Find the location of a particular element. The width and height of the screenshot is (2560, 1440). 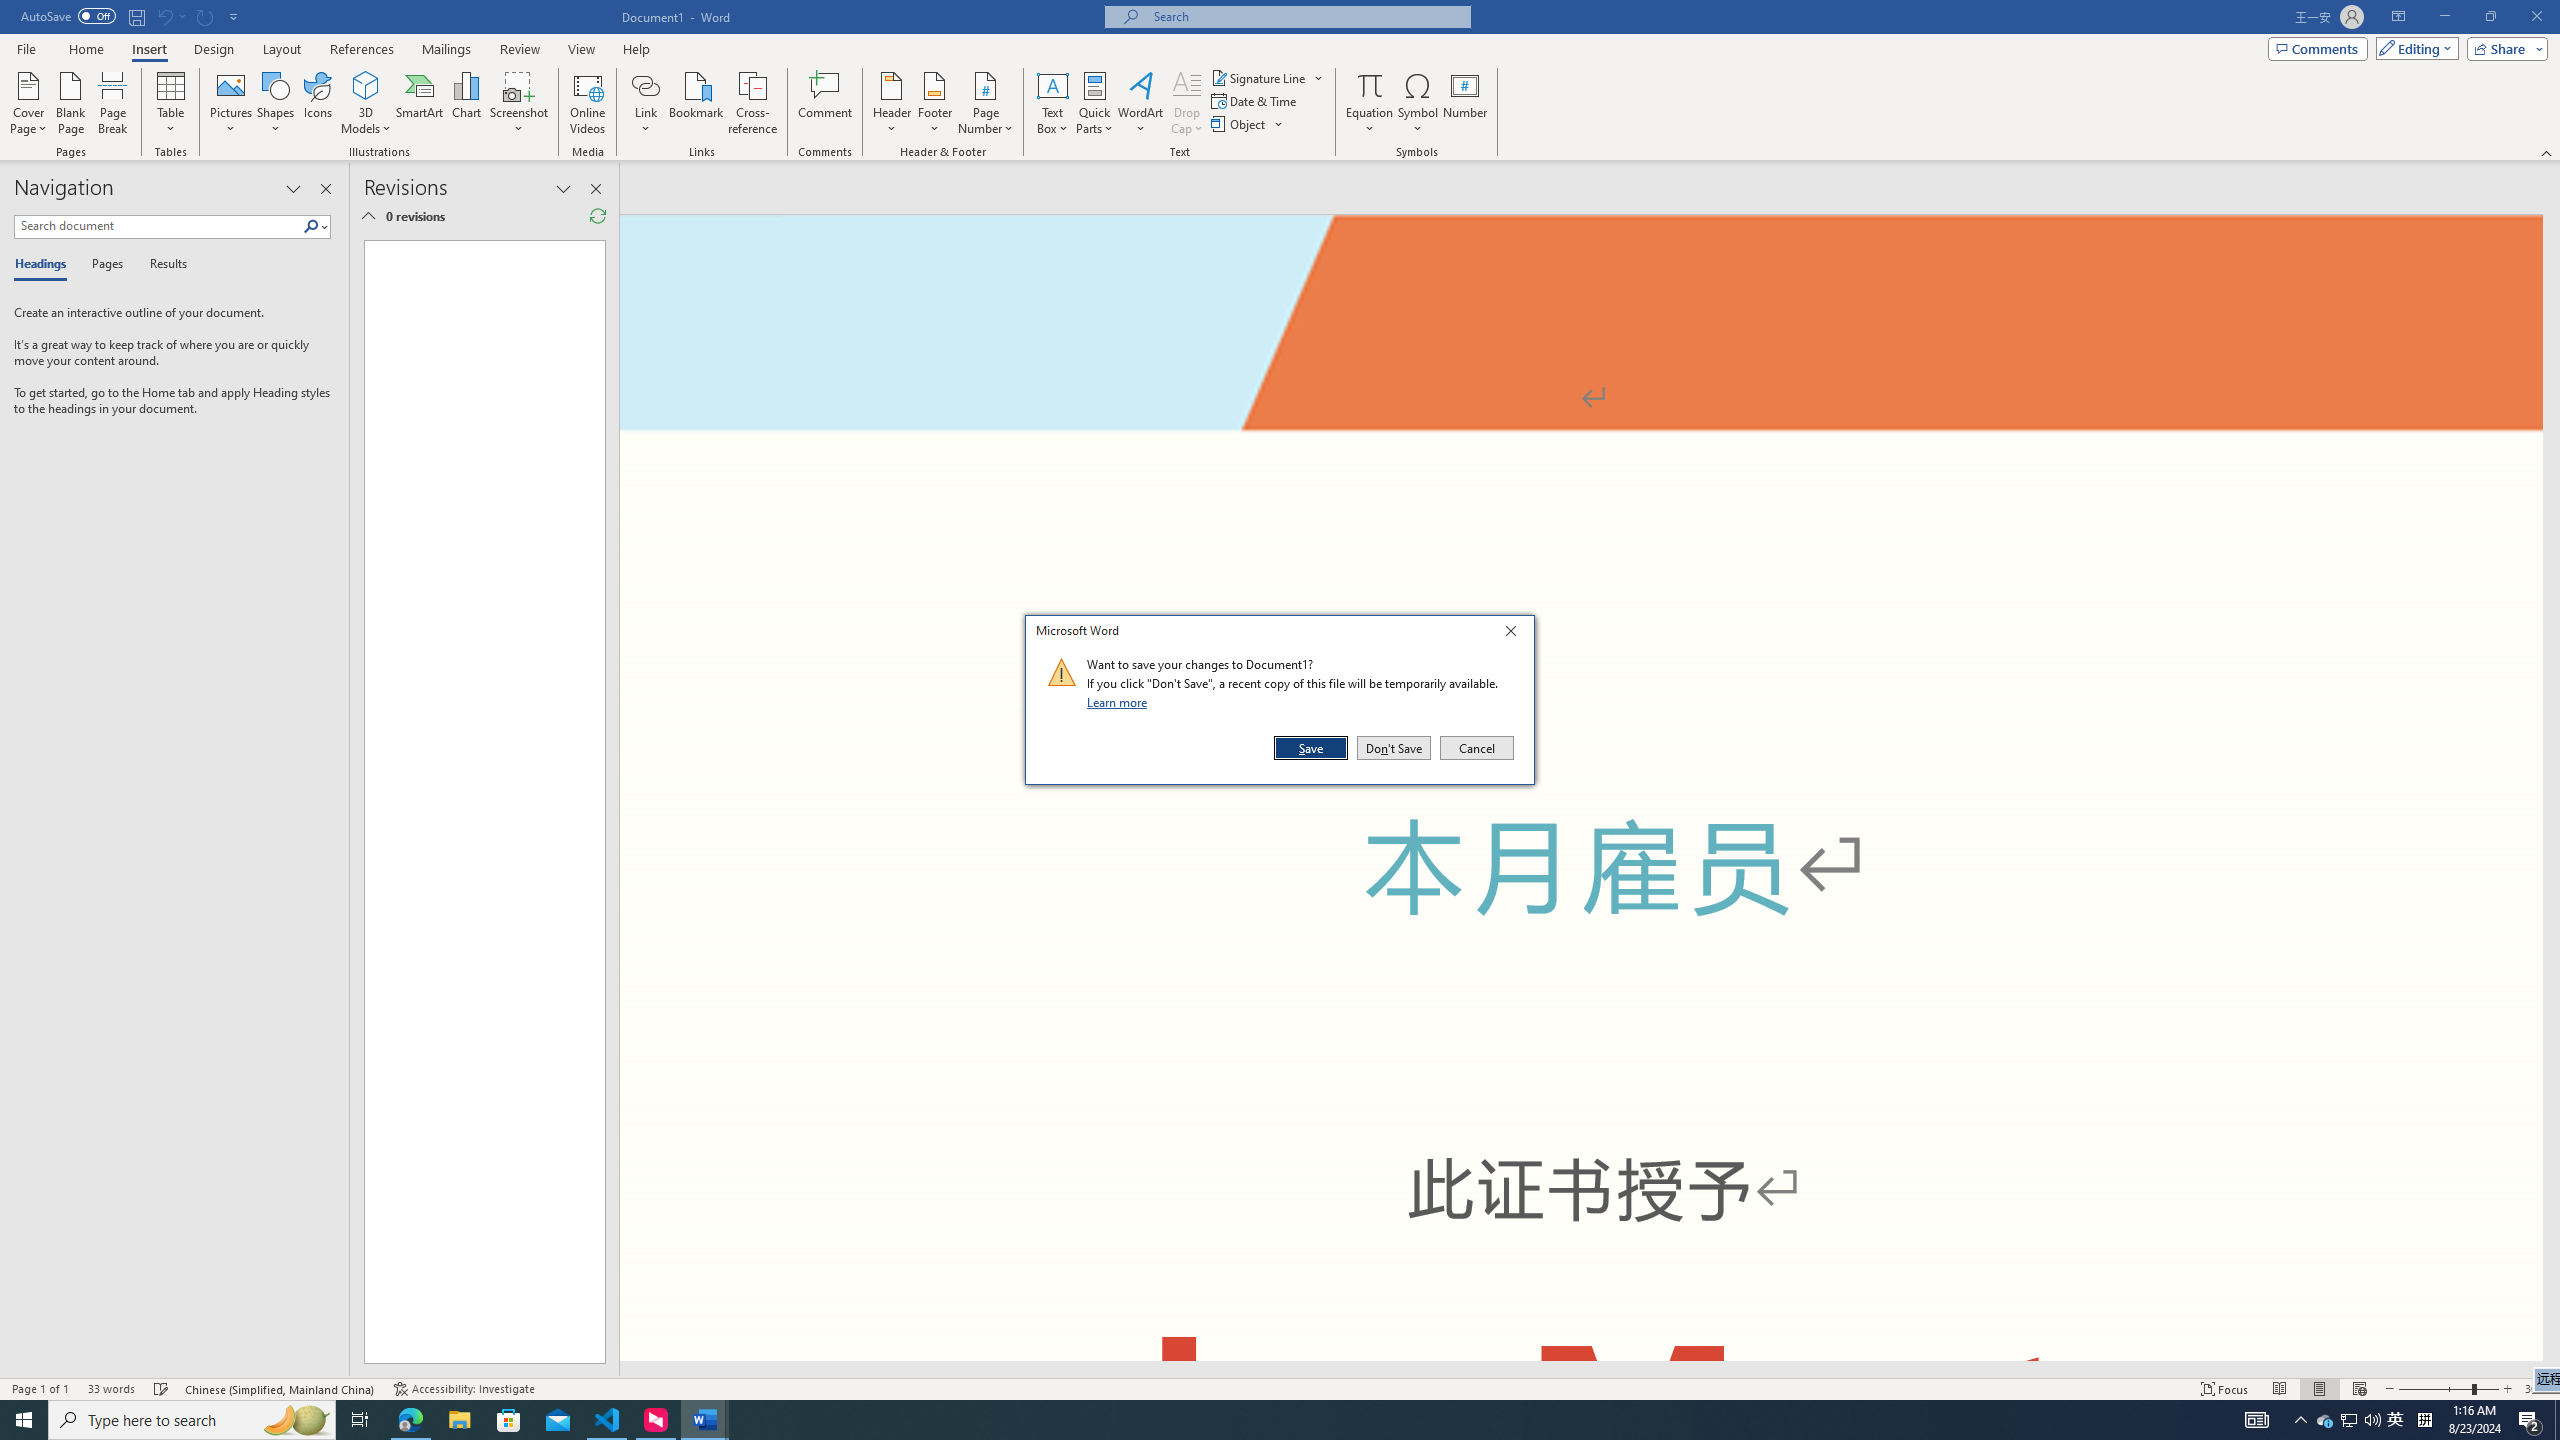

'Online Videos...' is located at coordinates (697, 103).